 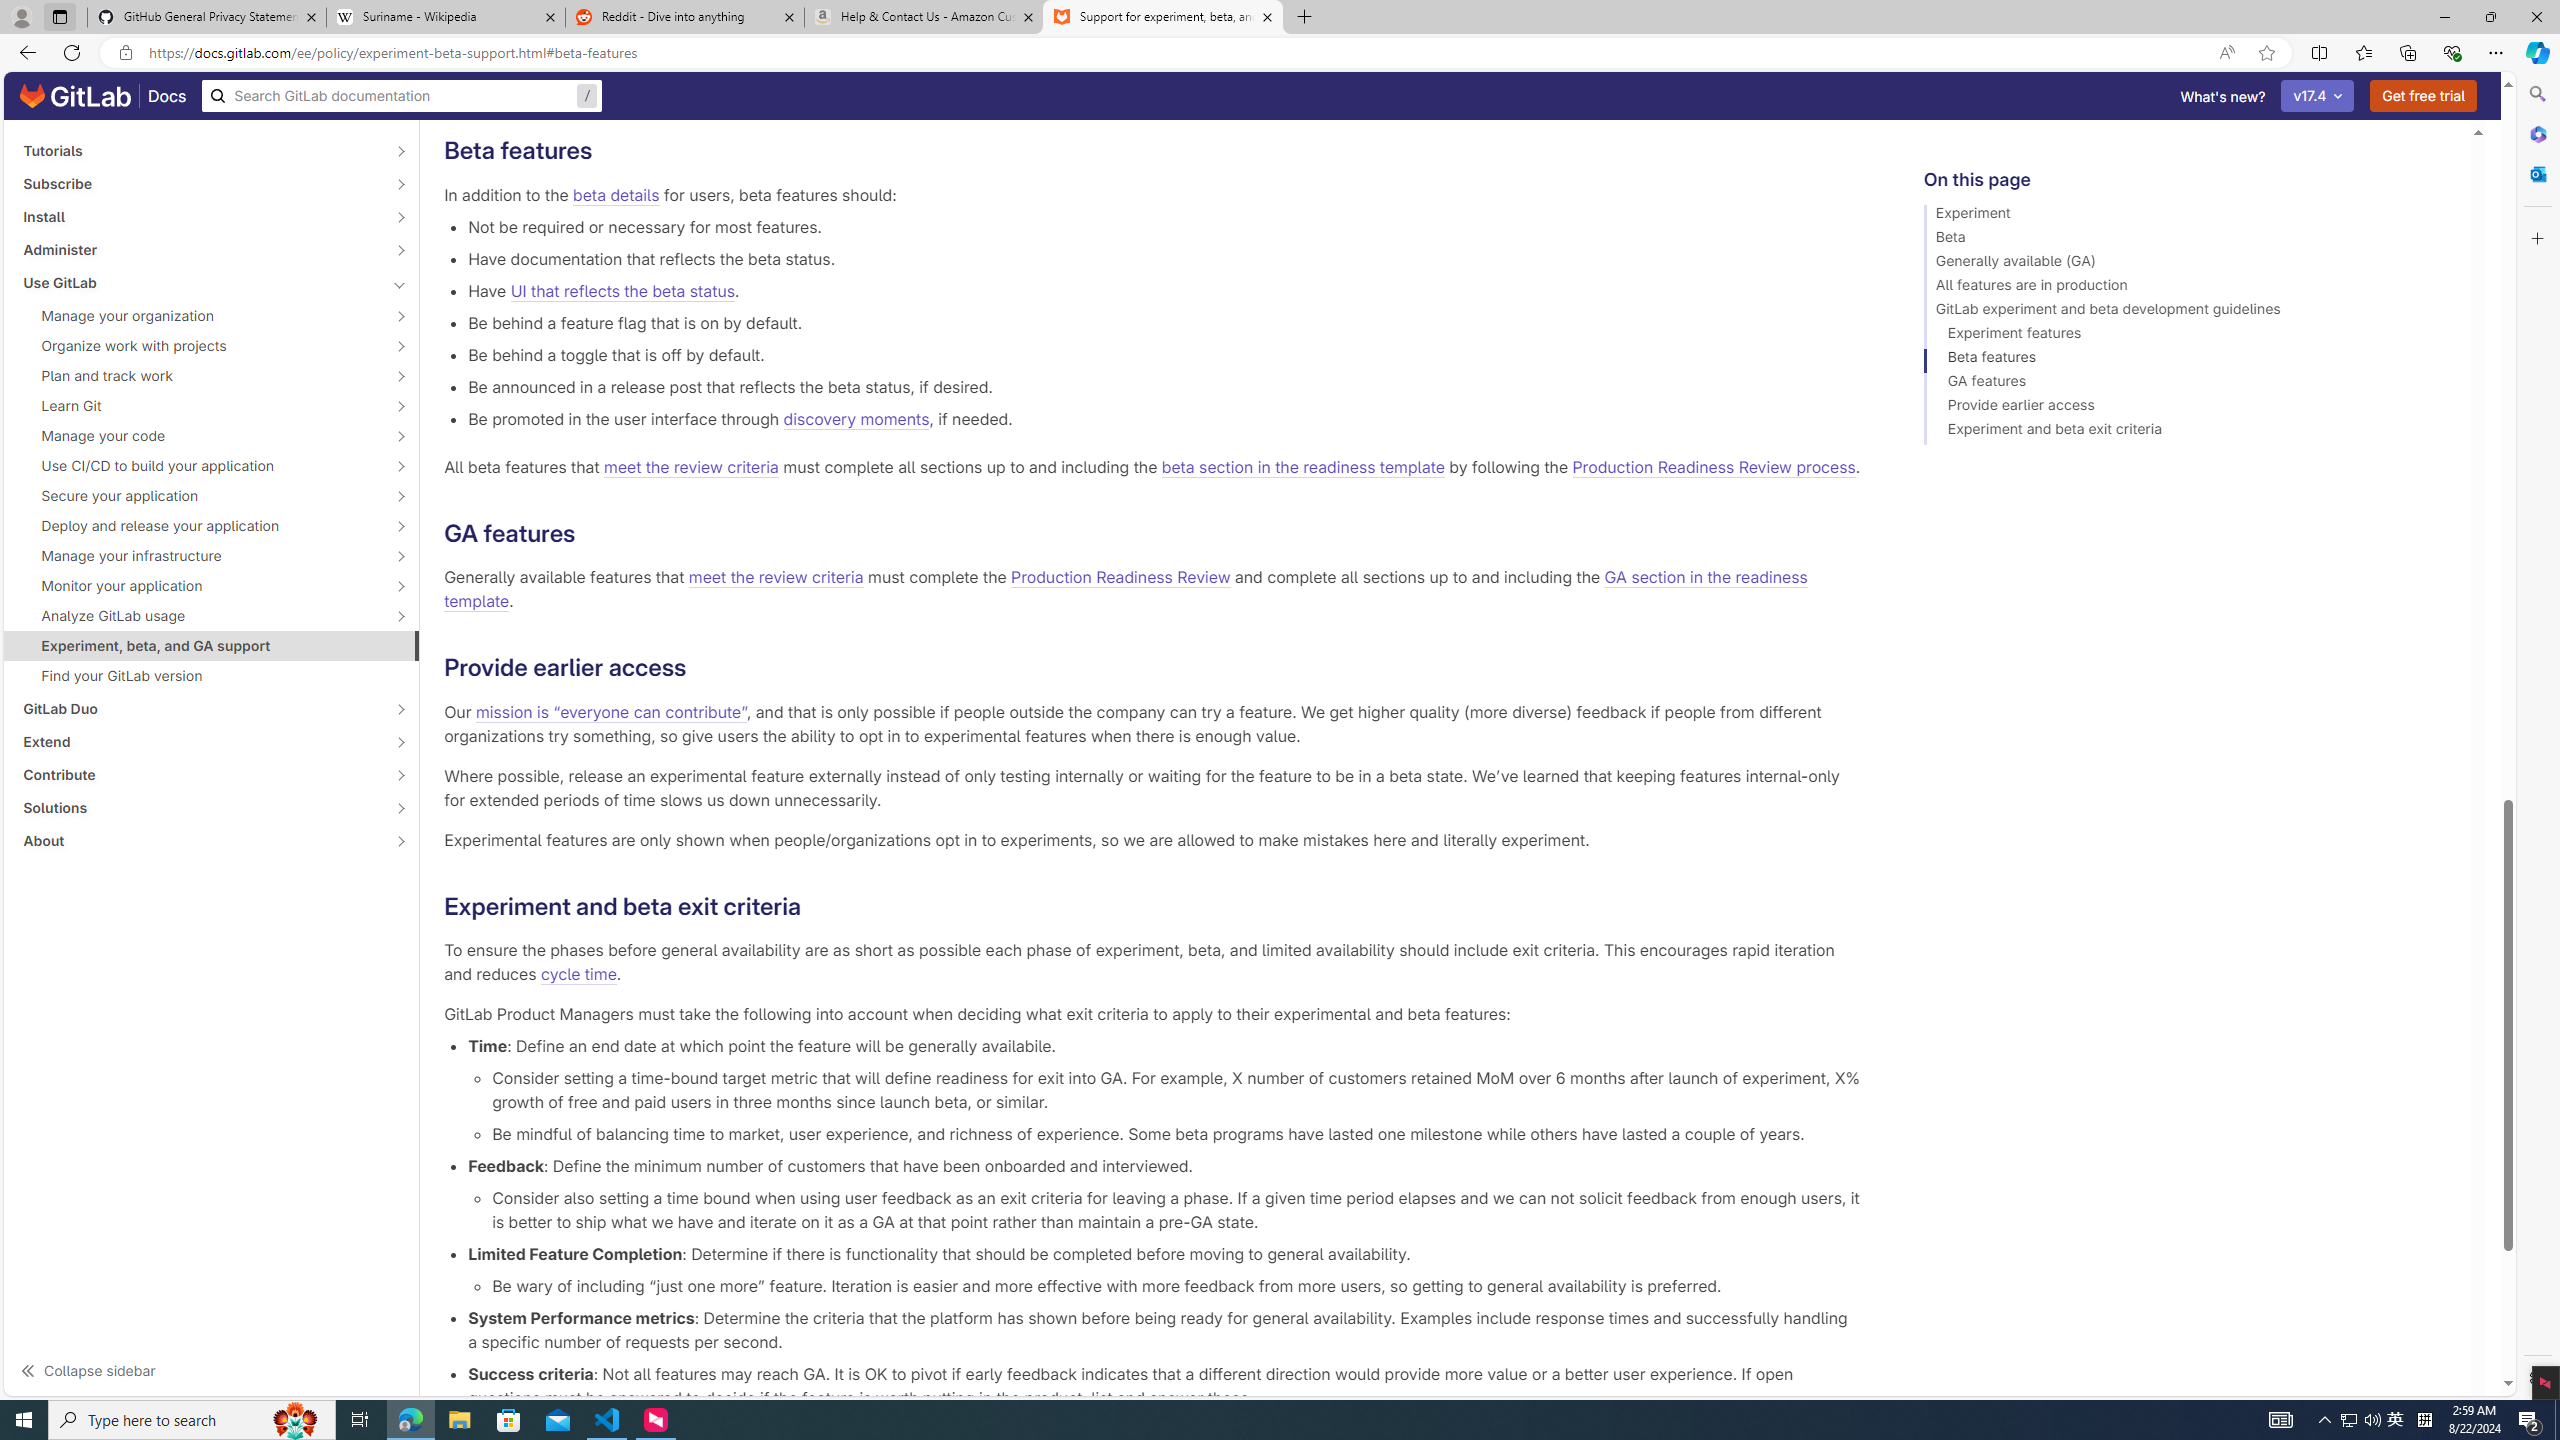 What do you see at coordinates (2424, 95) in the screenshot?
I see `'Get free trial'` at bounding box center [2424, 95].